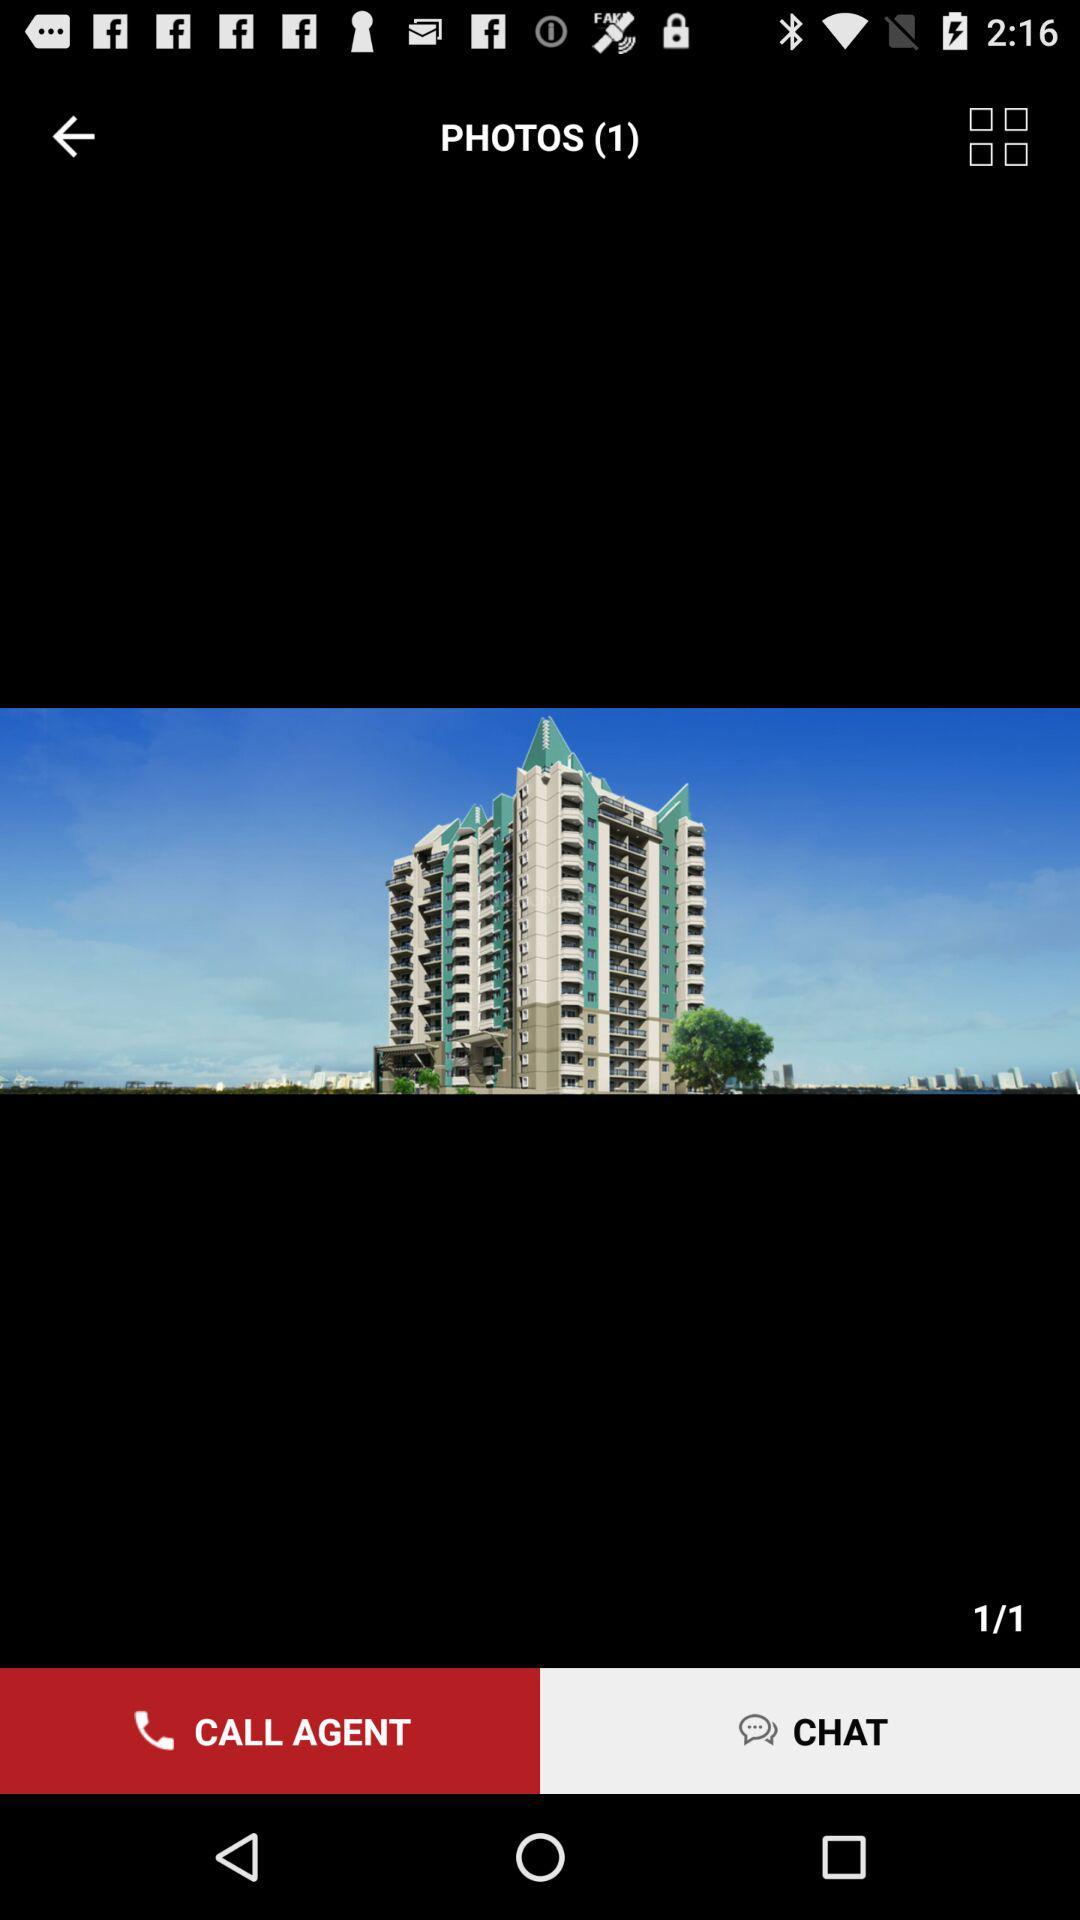  I want to click on item at the top left corner, so click(72, 135).